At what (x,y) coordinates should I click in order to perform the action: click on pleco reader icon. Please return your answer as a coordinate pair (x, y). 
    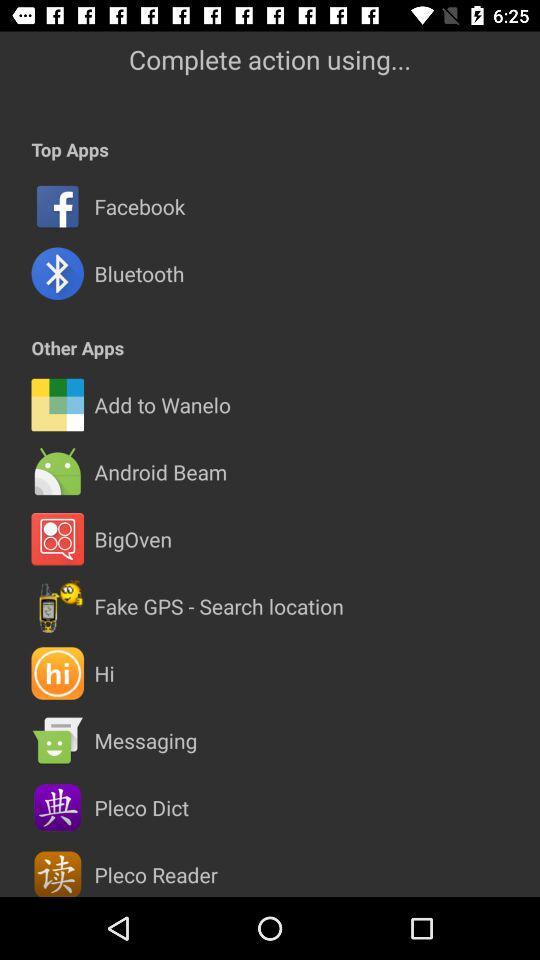
    Looking at the image, I should click on (155, 873).